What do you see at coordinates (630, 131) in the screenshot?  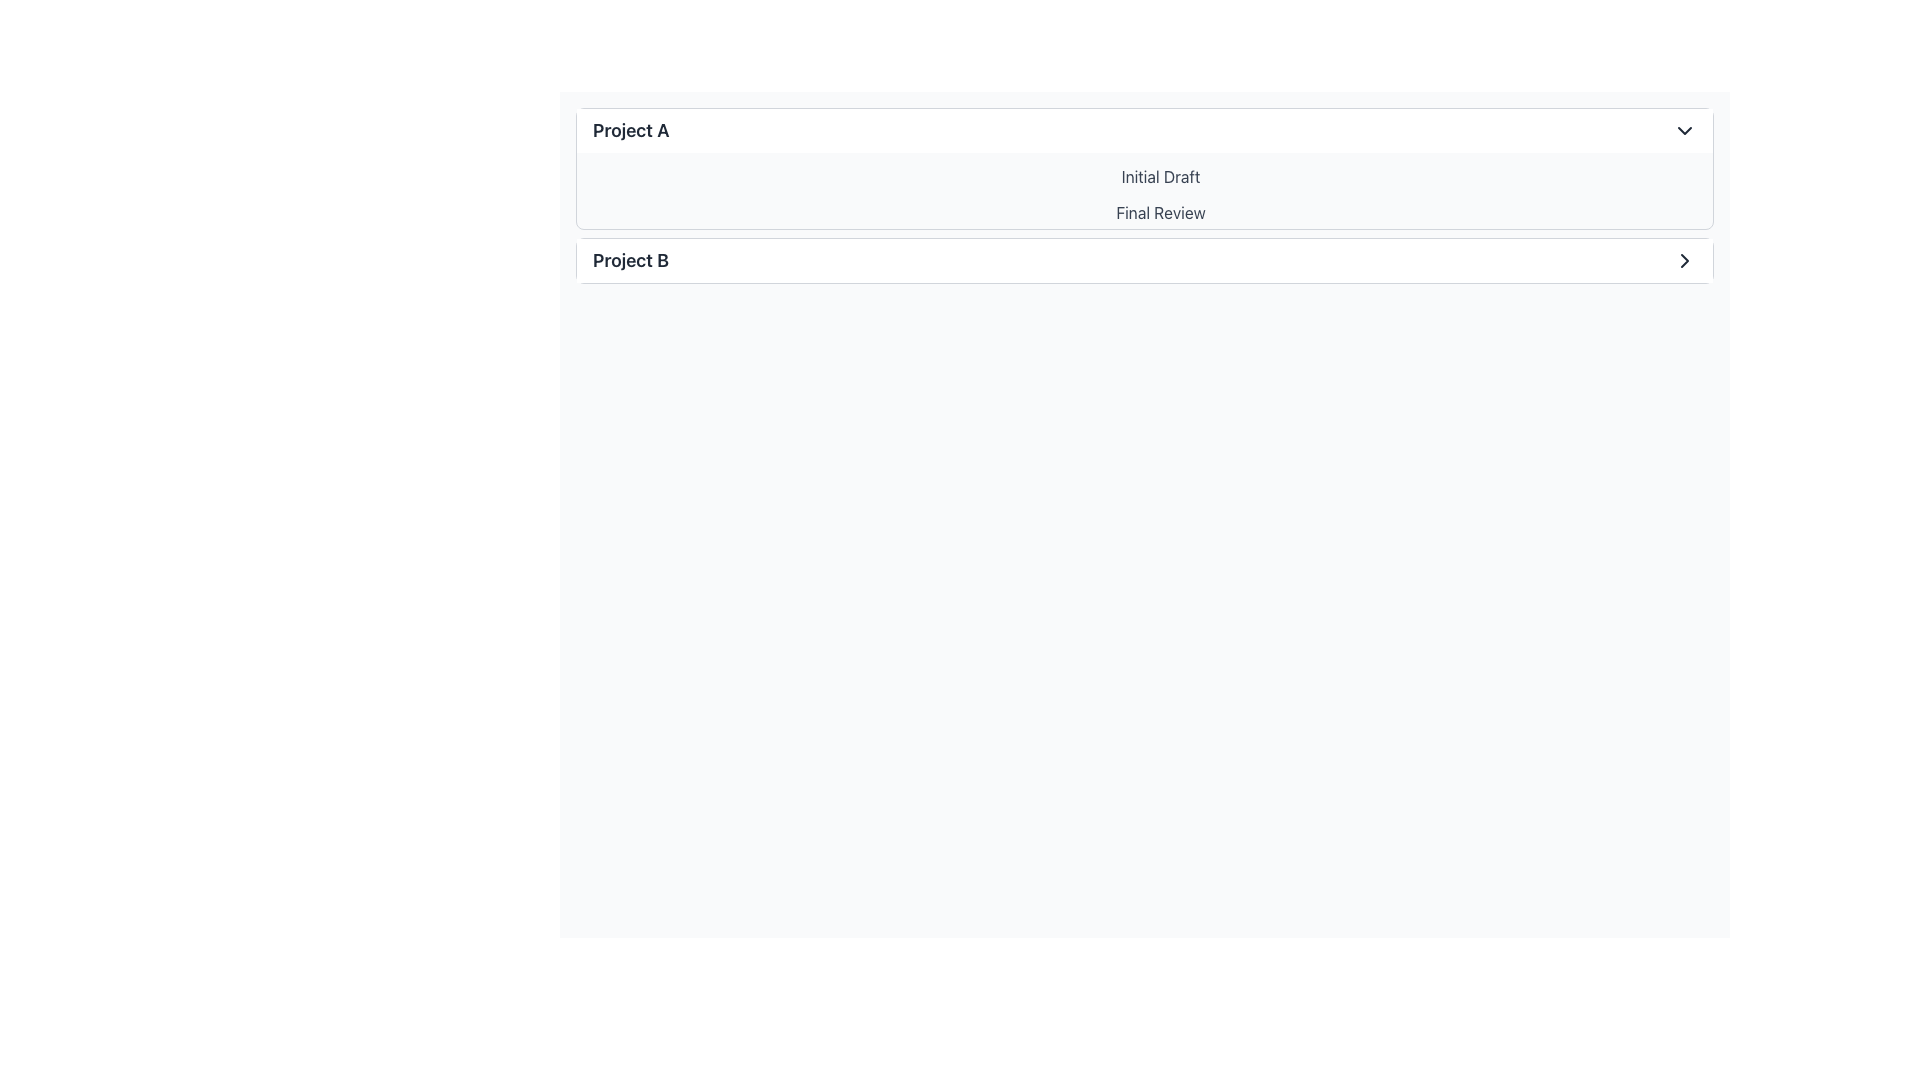 I see `the text label displaying 'Project A', which is styled as a prominent header with bold dark gray text on a white background, located near the top-left corner of the interface` at bounding box center [630, 131].